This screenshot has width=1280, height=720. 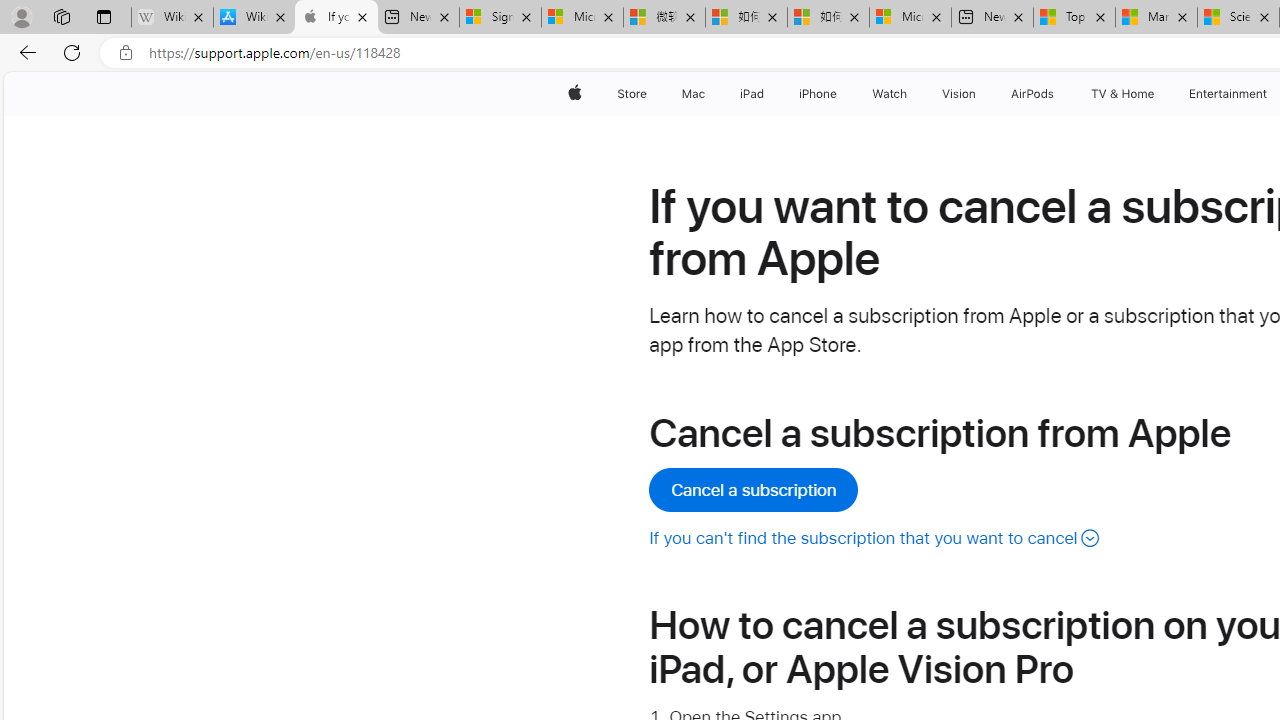 I want to click on 'AirPods', so click(x=1032, y=93).